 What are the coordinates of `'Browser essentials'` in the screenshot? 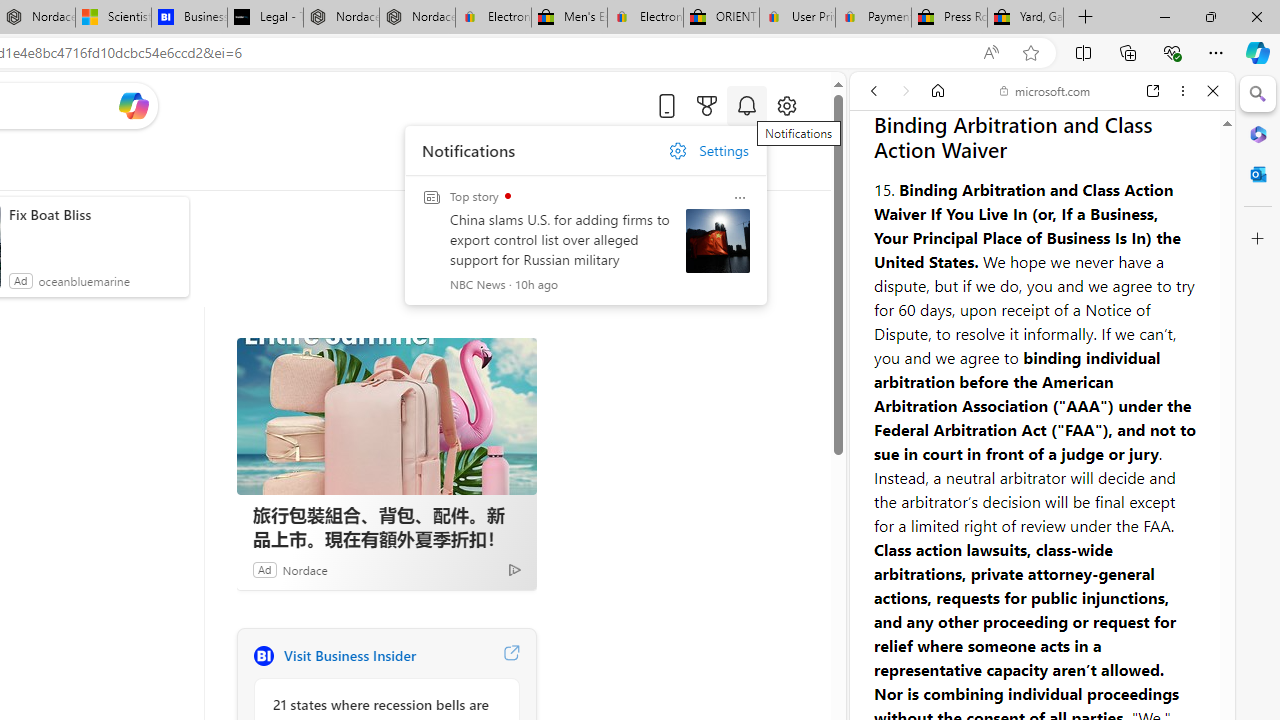 It's located at (1171, 51).